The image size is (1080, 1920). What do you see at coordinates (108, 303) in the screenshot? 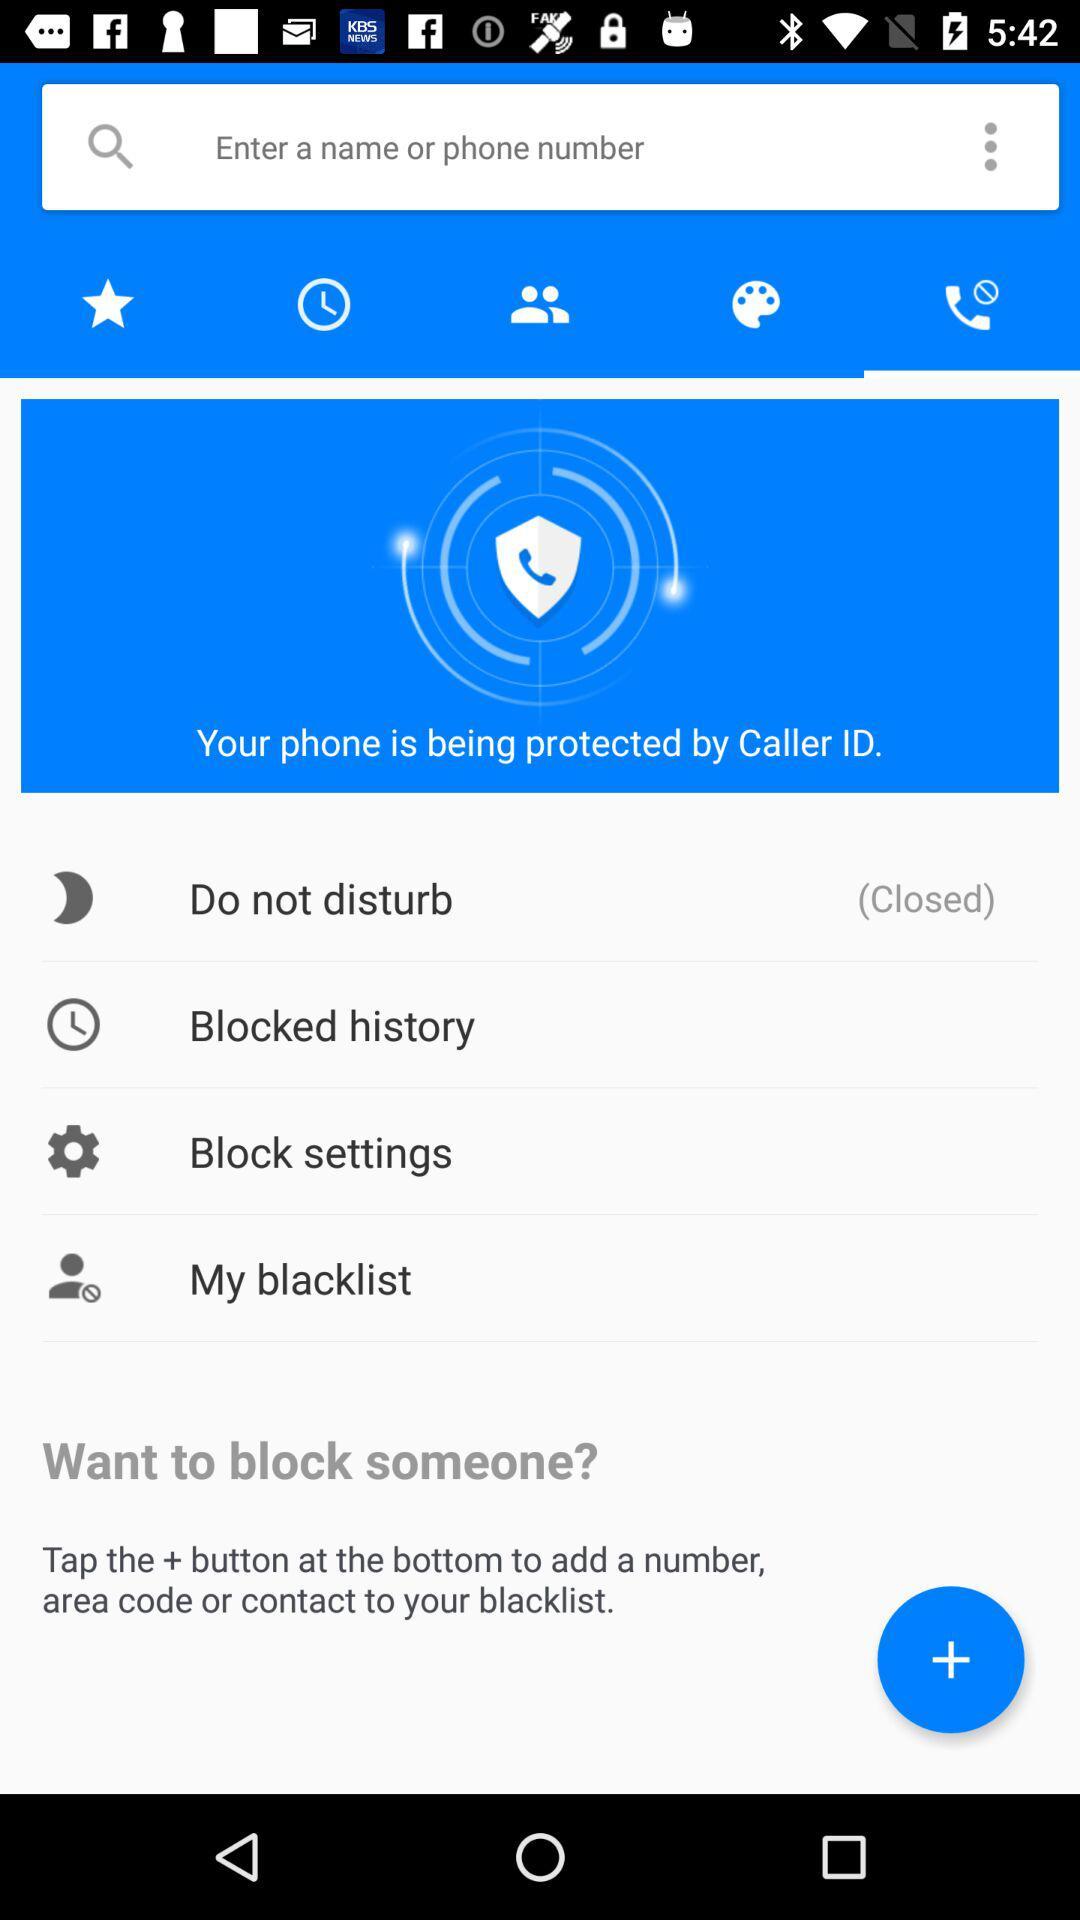
I see `the app above the your phone is app` at bounding box center [108, 303].